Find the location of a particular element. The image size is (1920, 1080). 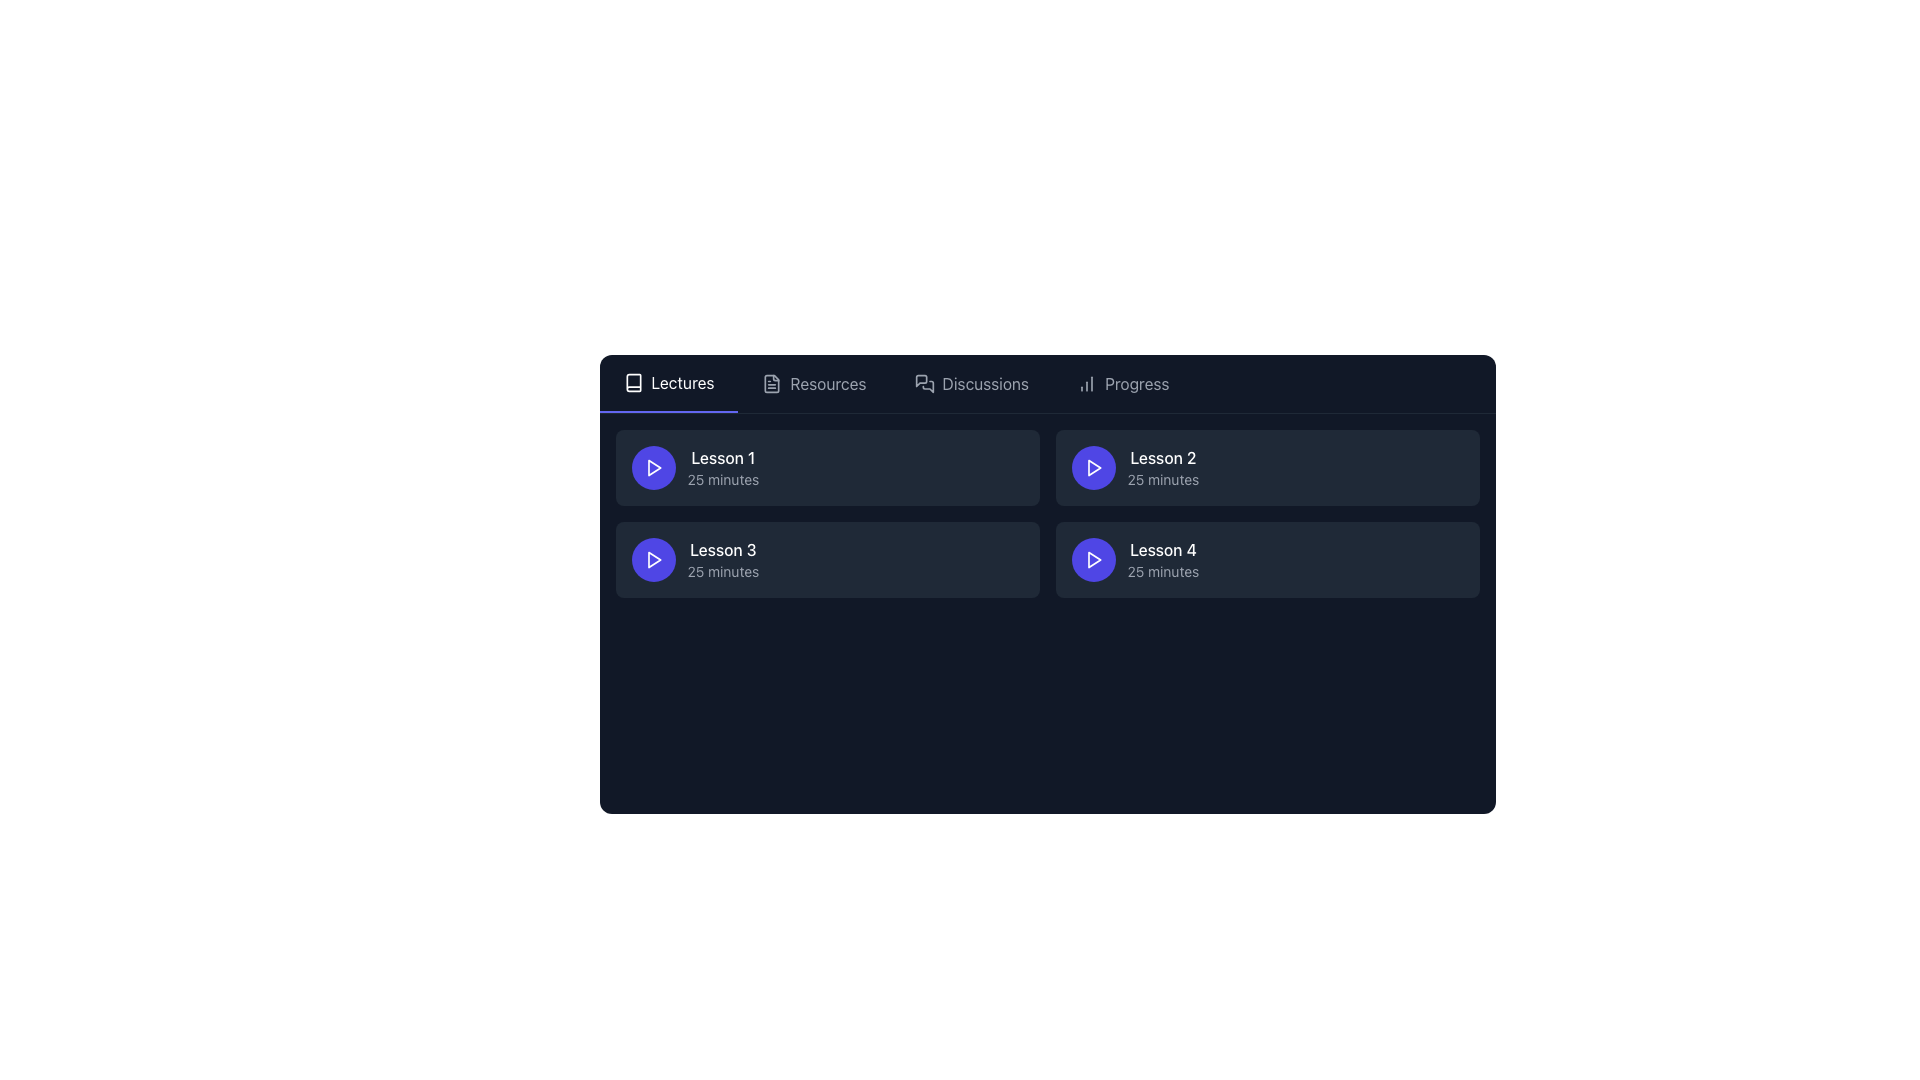

the progress icon located in the 'Progress' navigation tab at the right end of the navigation bar, which visually represents the concept of progress or analytics is located at coordinates (1086, 384).